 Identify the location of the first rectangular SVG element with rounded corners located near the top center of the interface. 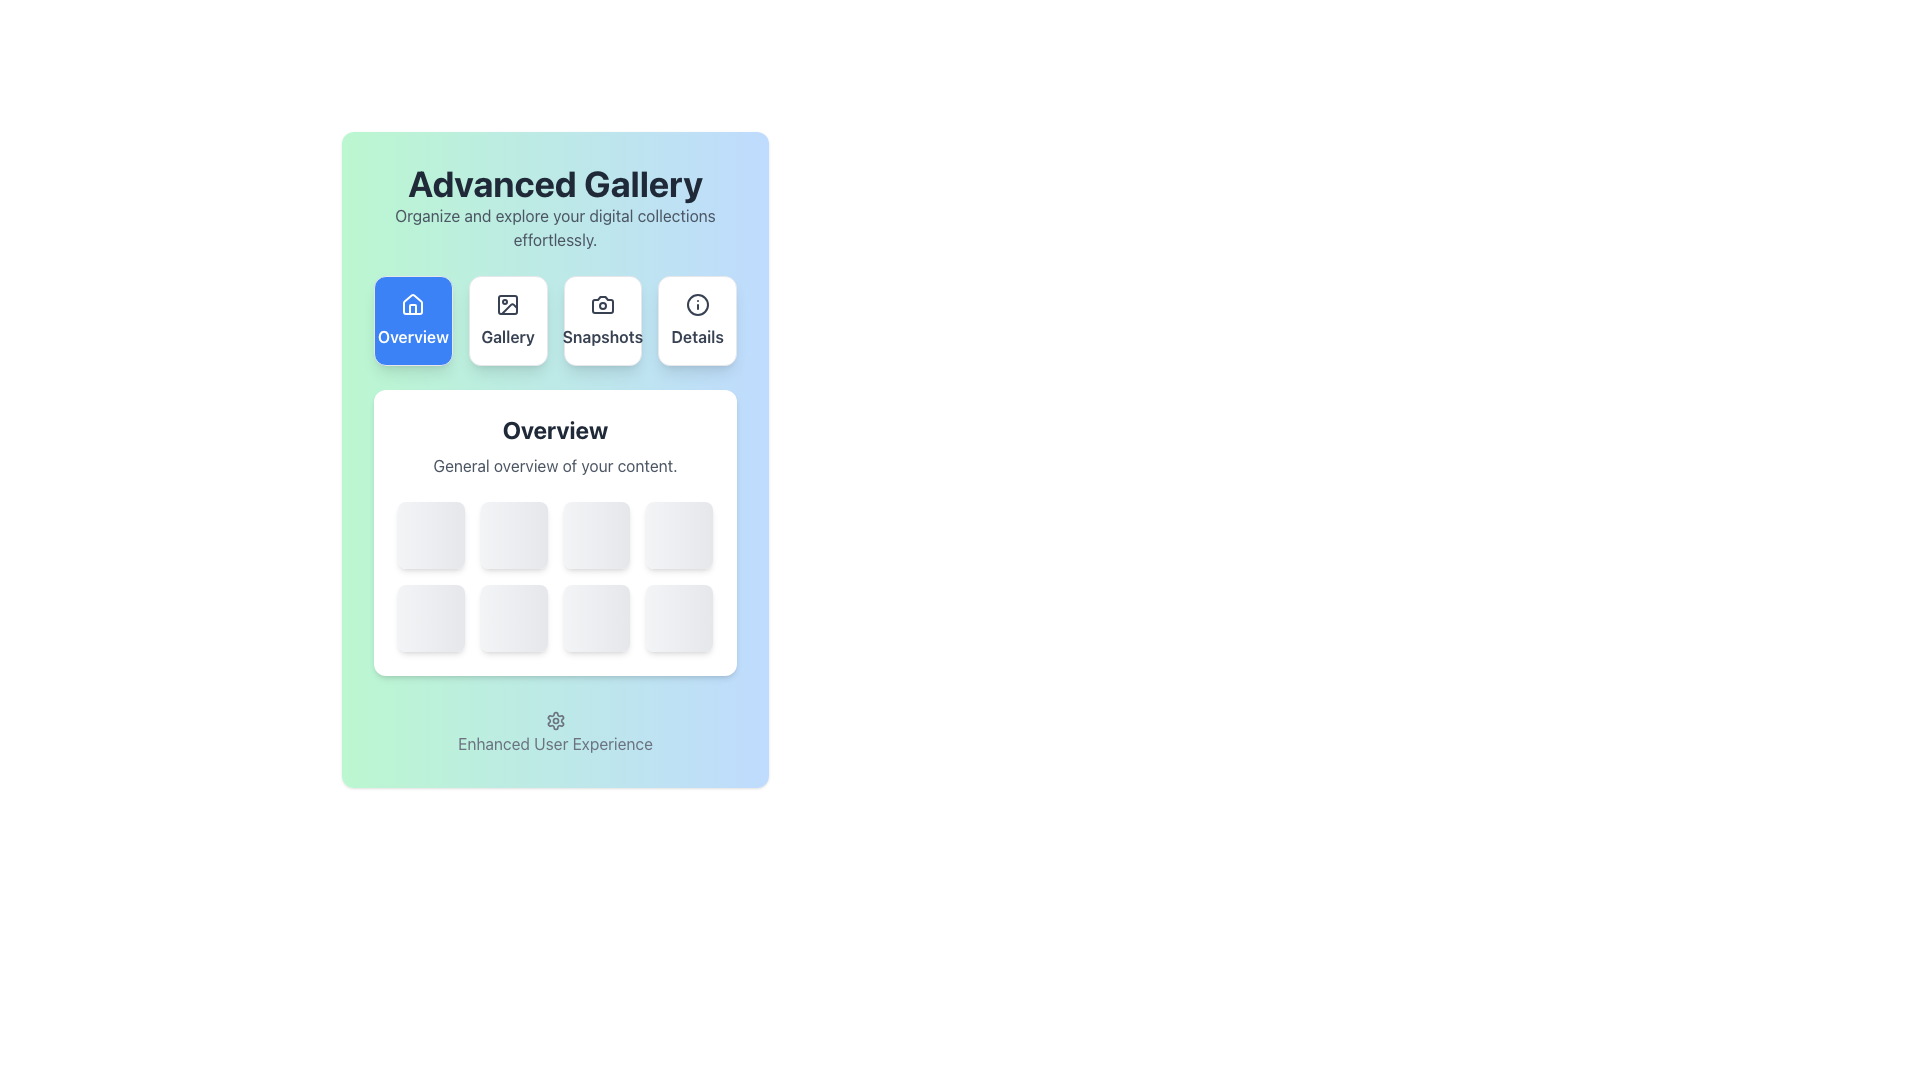
(508, 304).